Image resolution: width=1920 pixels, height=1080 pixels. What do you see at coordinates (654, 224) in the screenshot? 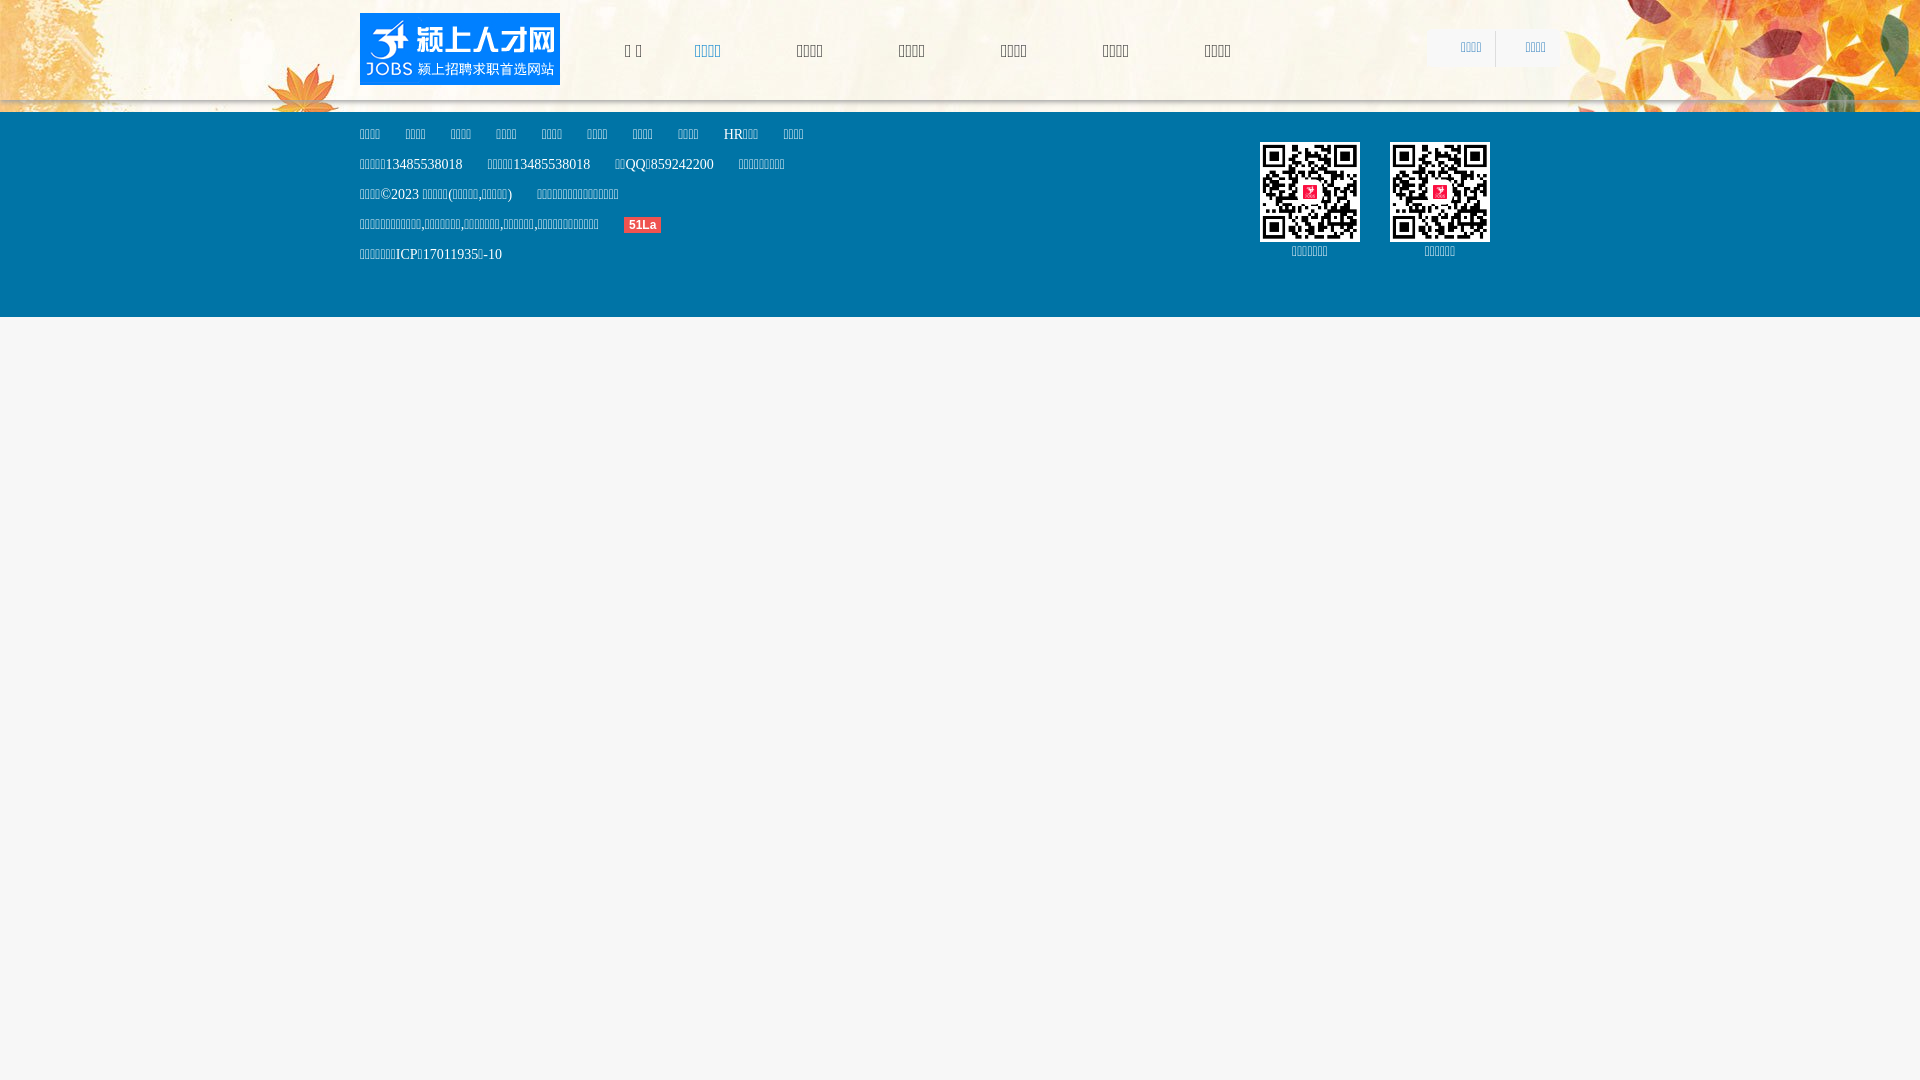
I see `'51La'` at bounding box center [654, 224].